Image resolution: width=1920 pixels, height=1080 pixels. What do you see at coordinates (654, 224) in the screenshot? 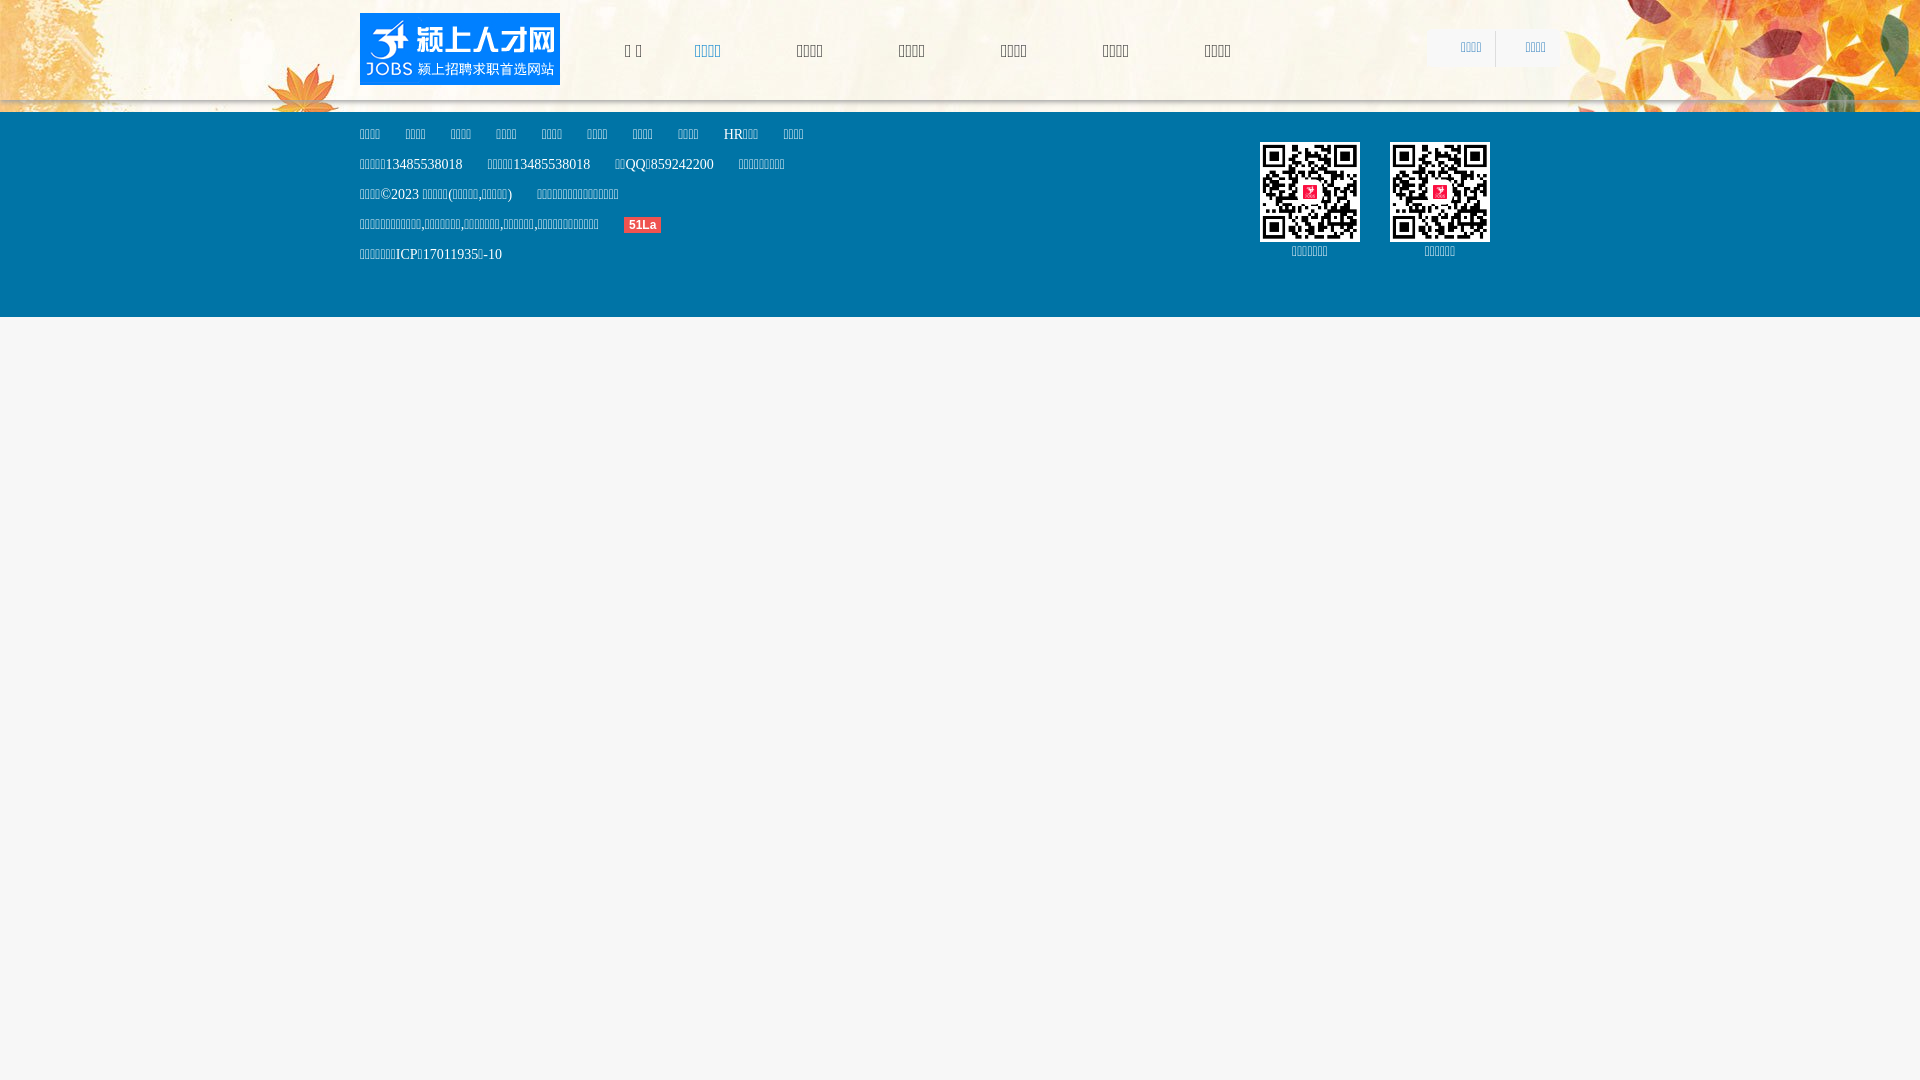
I see `'51La'` at bounding box center [654, 224].